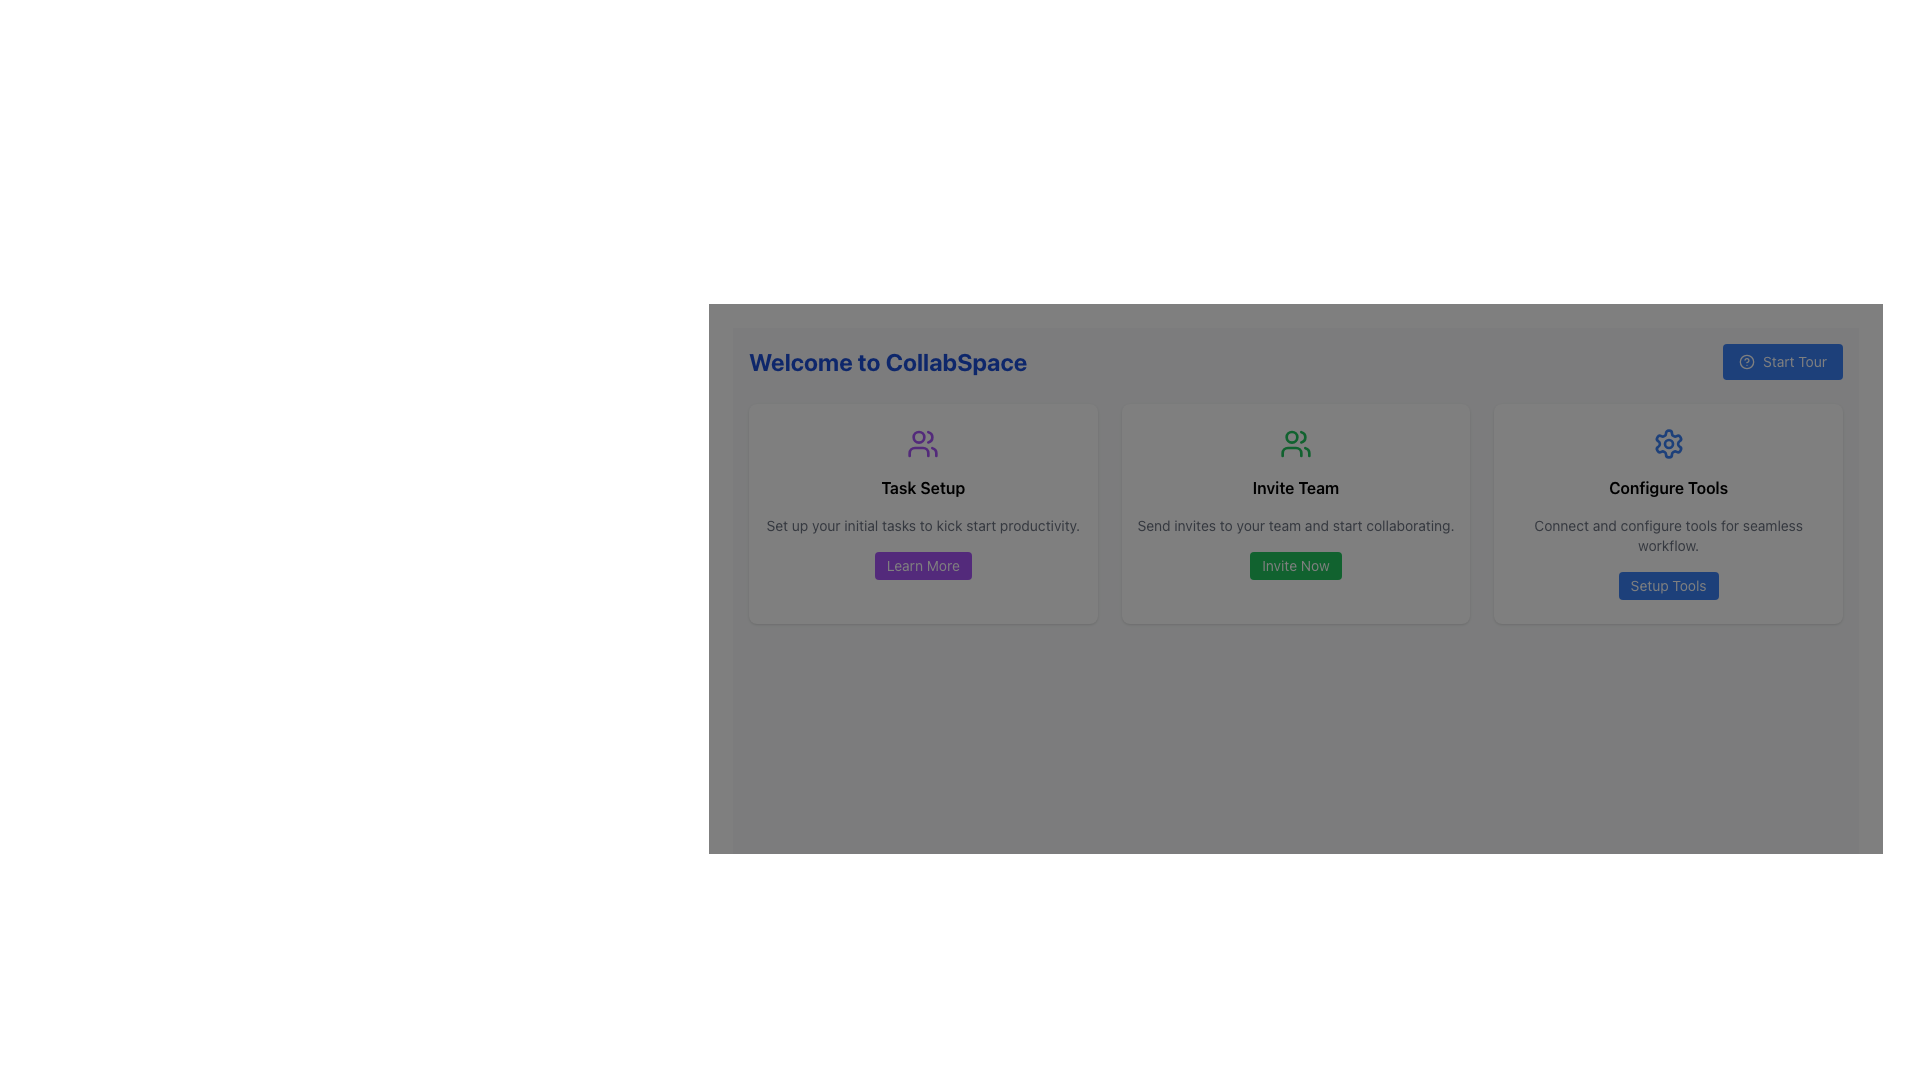 The image size is (1920, 1080). Describe the element at coordinates (1296, 524) in the screenshot. I see `static text element that displays the message 'Send invites to your team and start collaborating.' It is located below the title 'Invite Team' in the central card of a three-card layout` at that location.